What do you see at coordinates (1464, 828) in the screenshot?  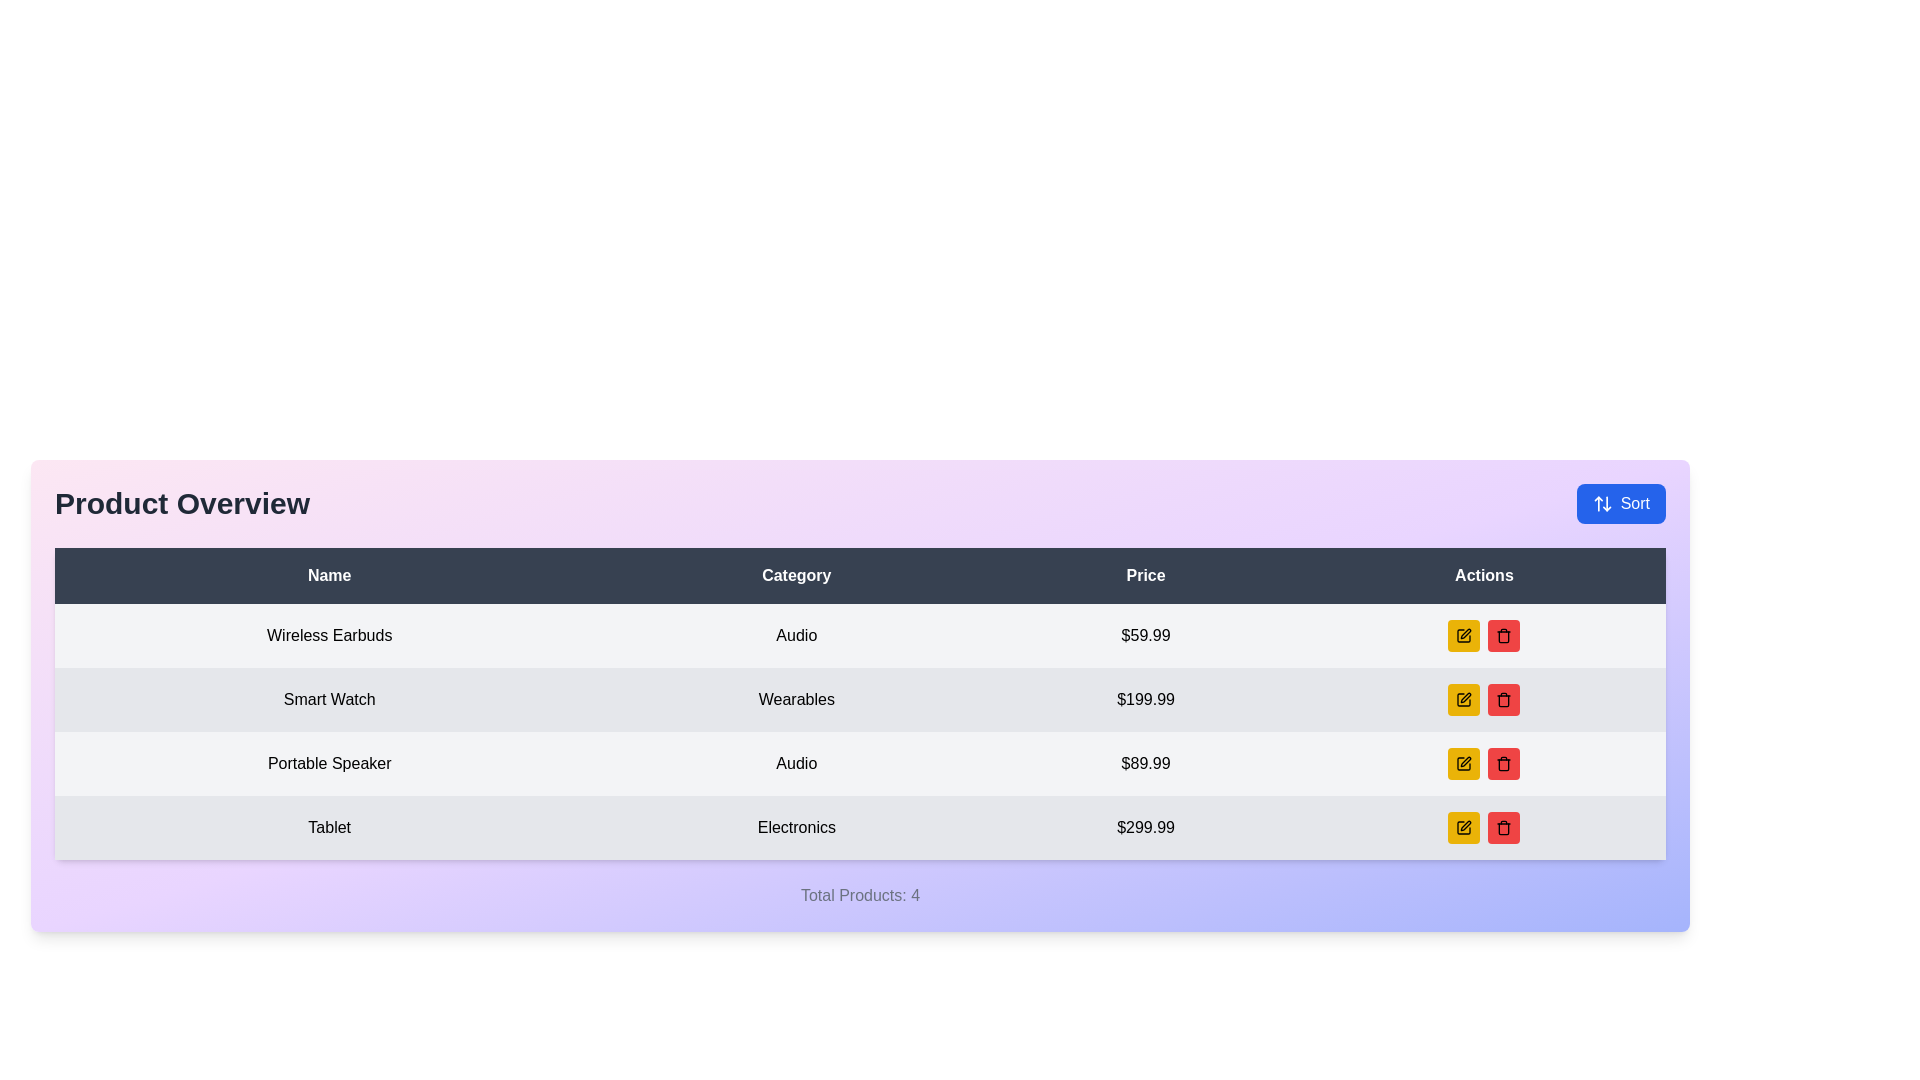 I see `the first yellow button in the last row of the 'Actions' column in the table` at bounding box center [1464, 828].